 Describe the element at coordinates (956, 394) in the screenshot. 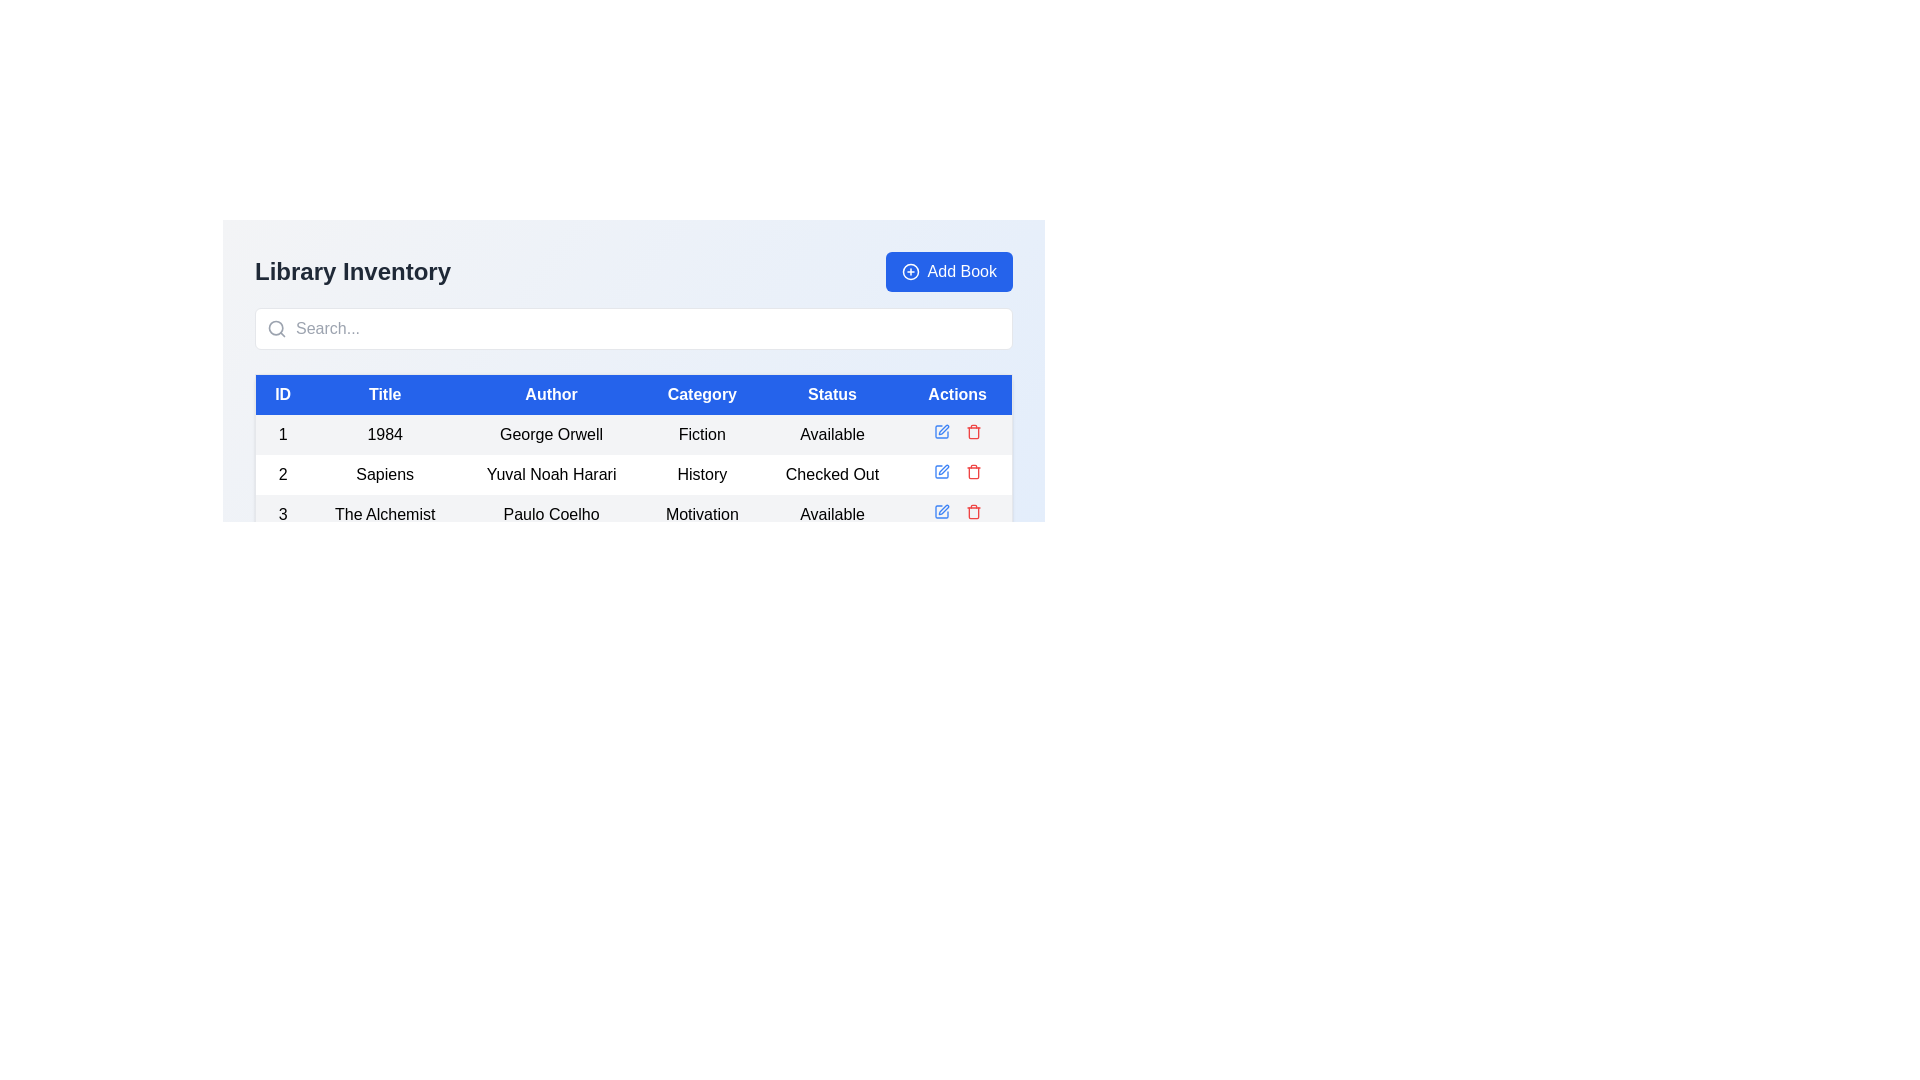

I see `text 'Actions' from the blue header cell that is the last in the row of the table, aligning with other headers like 'ID', 'Title', and 'Status'` at that location.